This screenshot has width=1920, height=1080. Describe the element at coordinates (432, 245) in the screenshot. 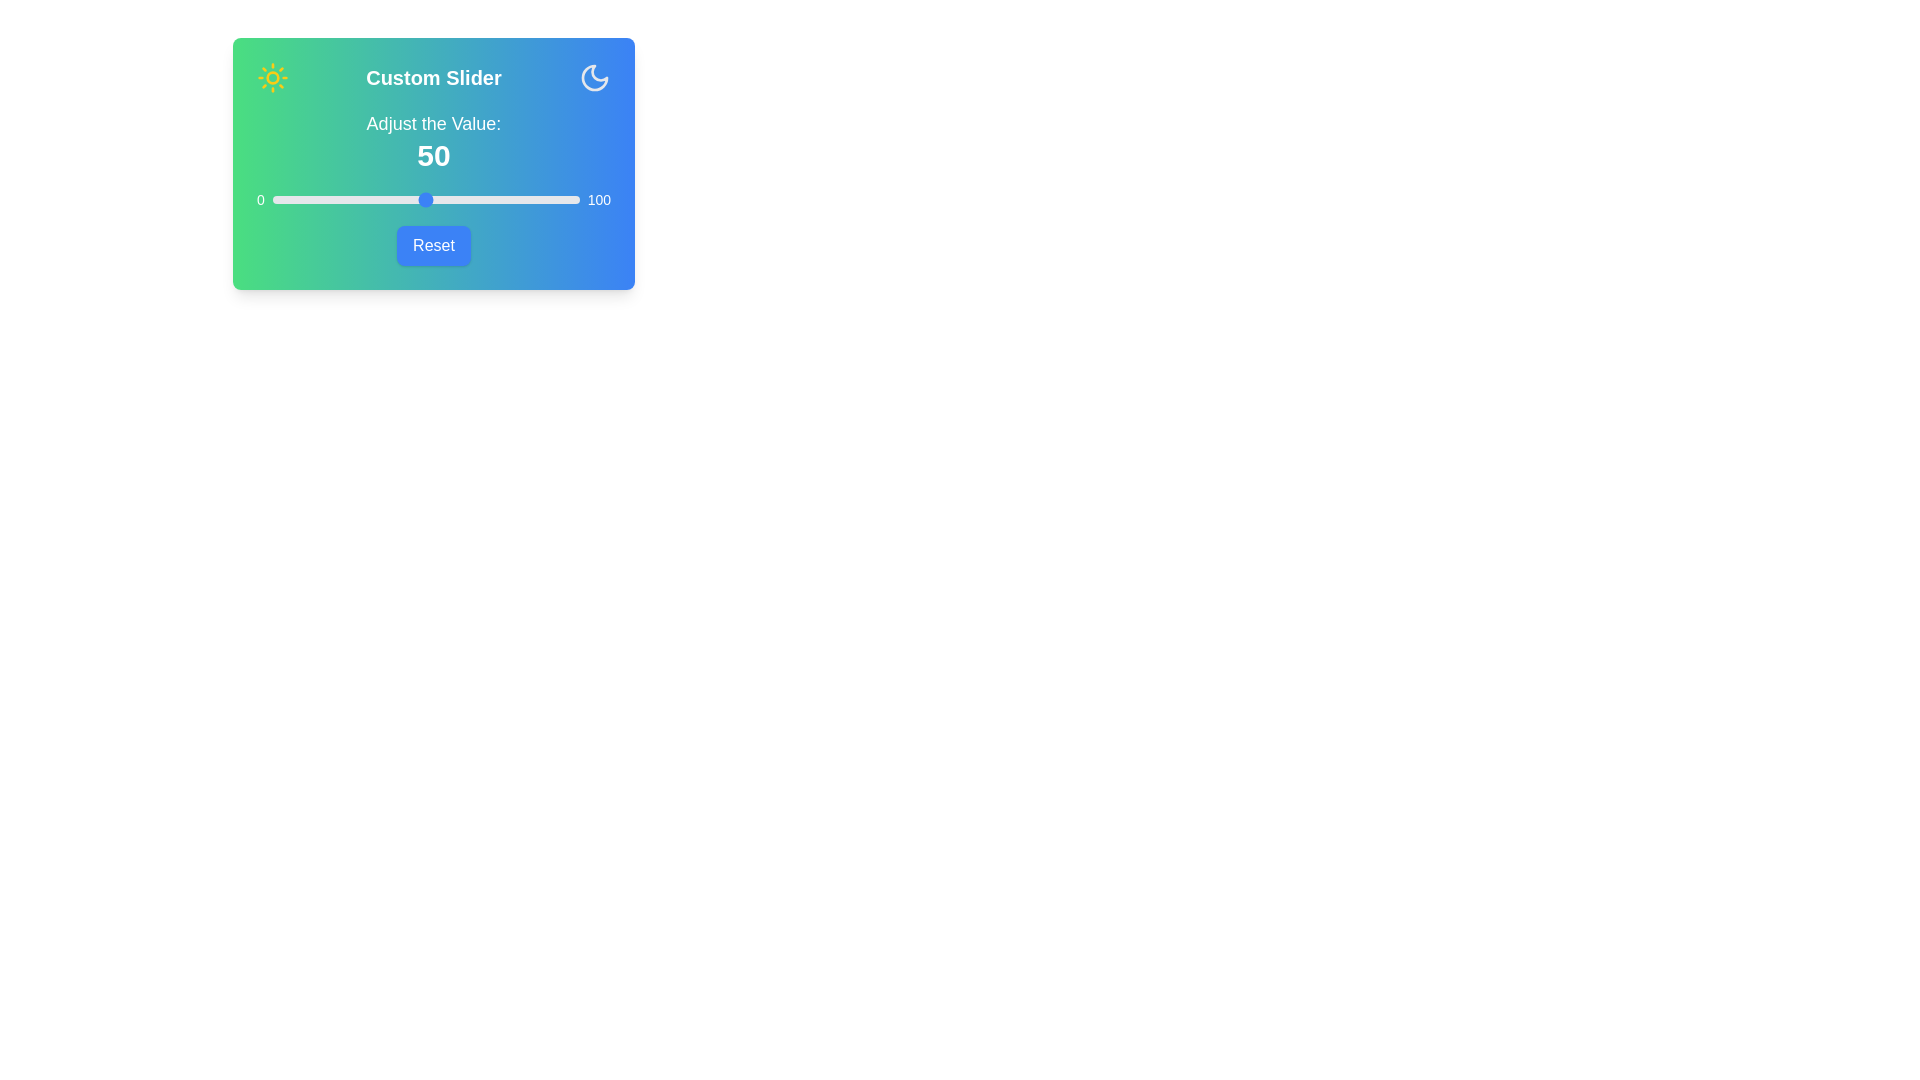

I see `'Reset' button to reset the slider value` at that location.